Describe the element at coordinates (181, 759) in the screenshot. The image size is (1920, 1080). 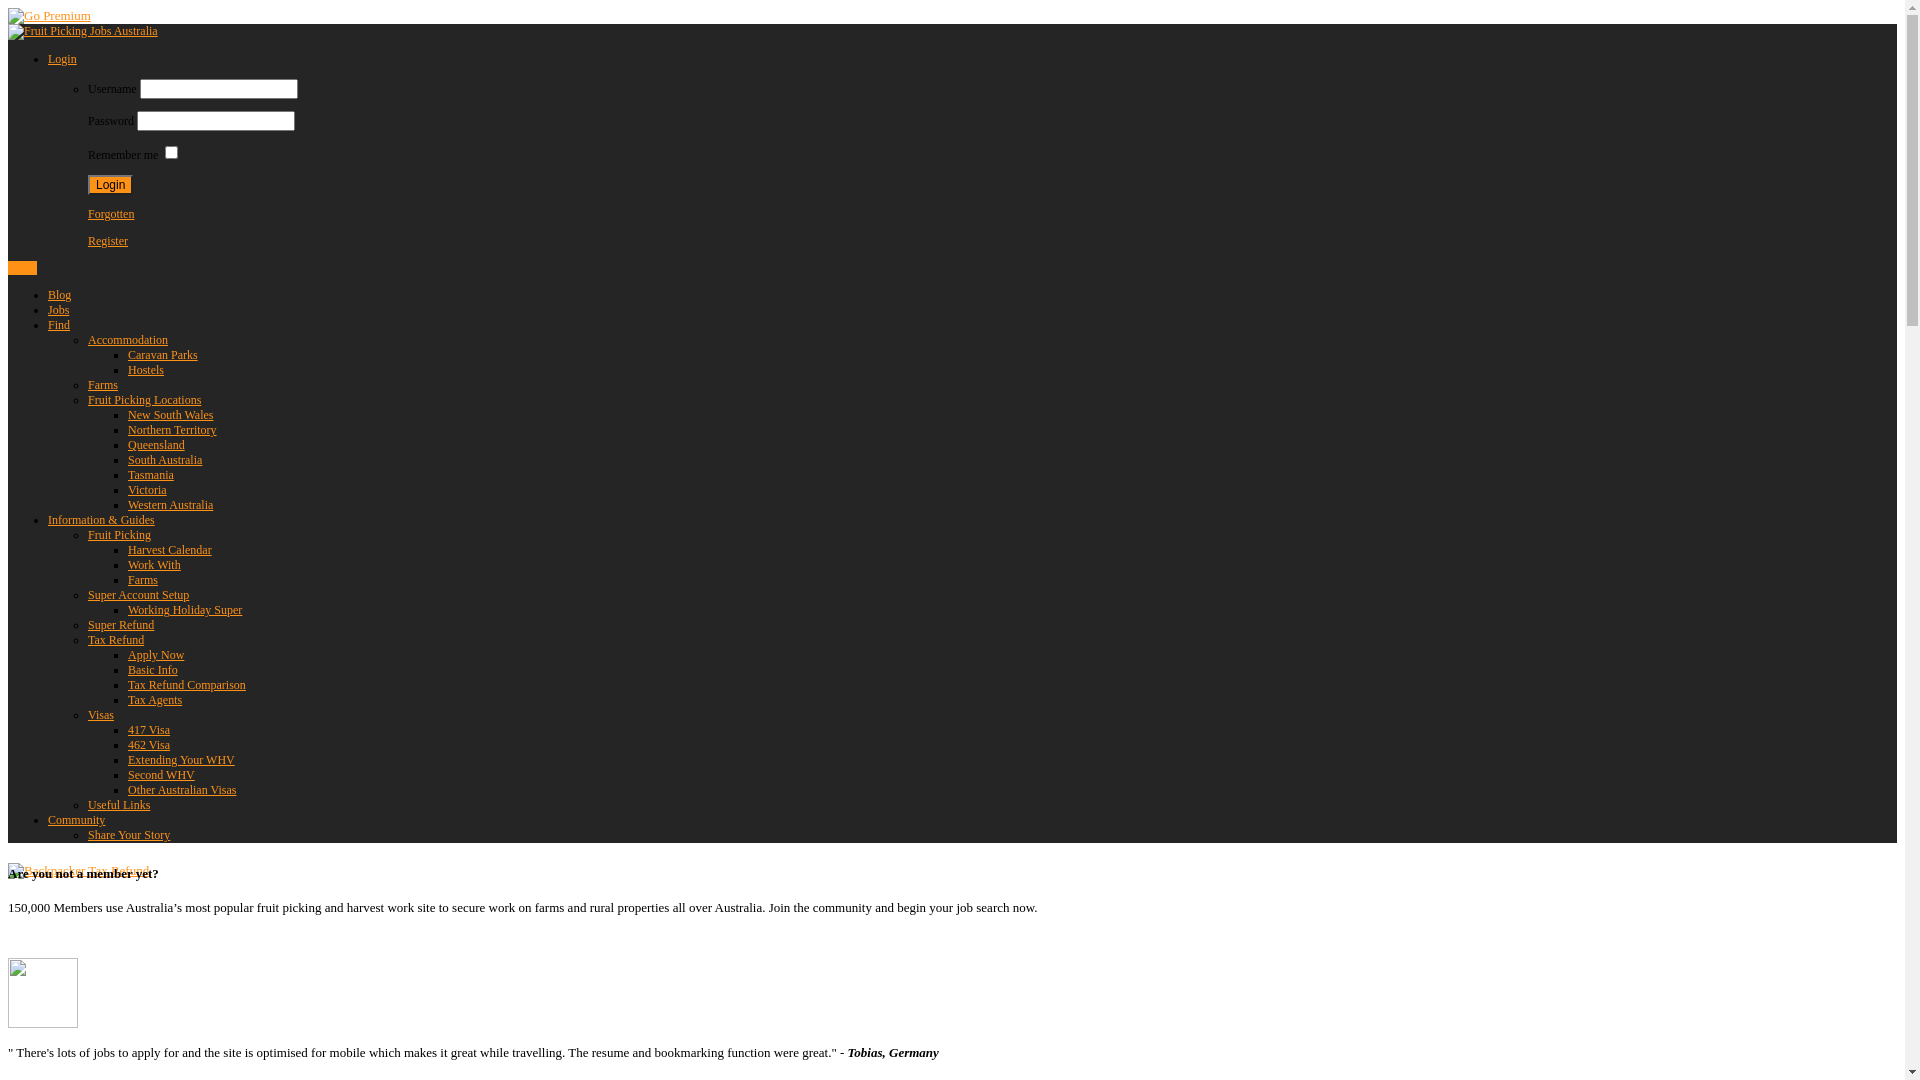
I see `'Extending Your WHV'` at that location.